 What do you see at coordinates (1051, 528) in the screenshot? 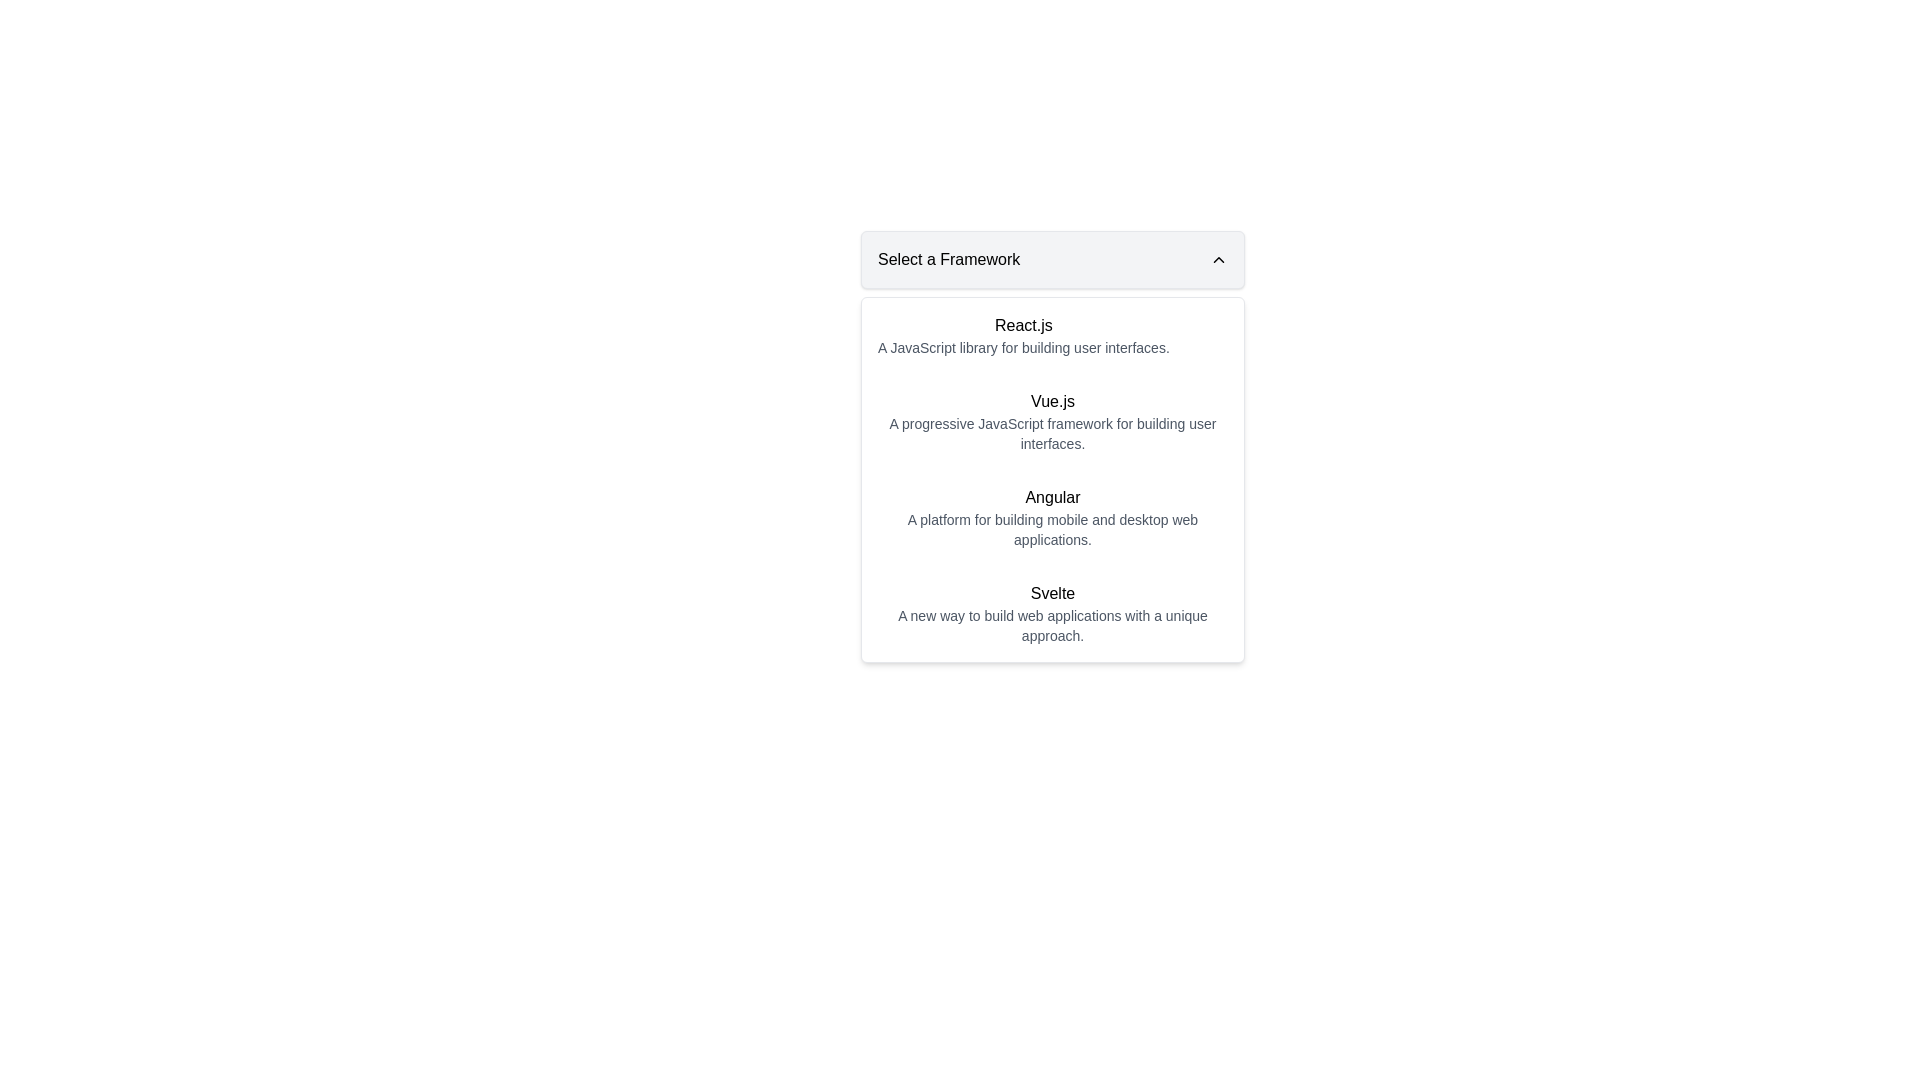
I see `text content from the text block that contains 'A platform for building mobile and desktop web applications.' located below the 'Angular' heading` at bounding box center [1051, 528].